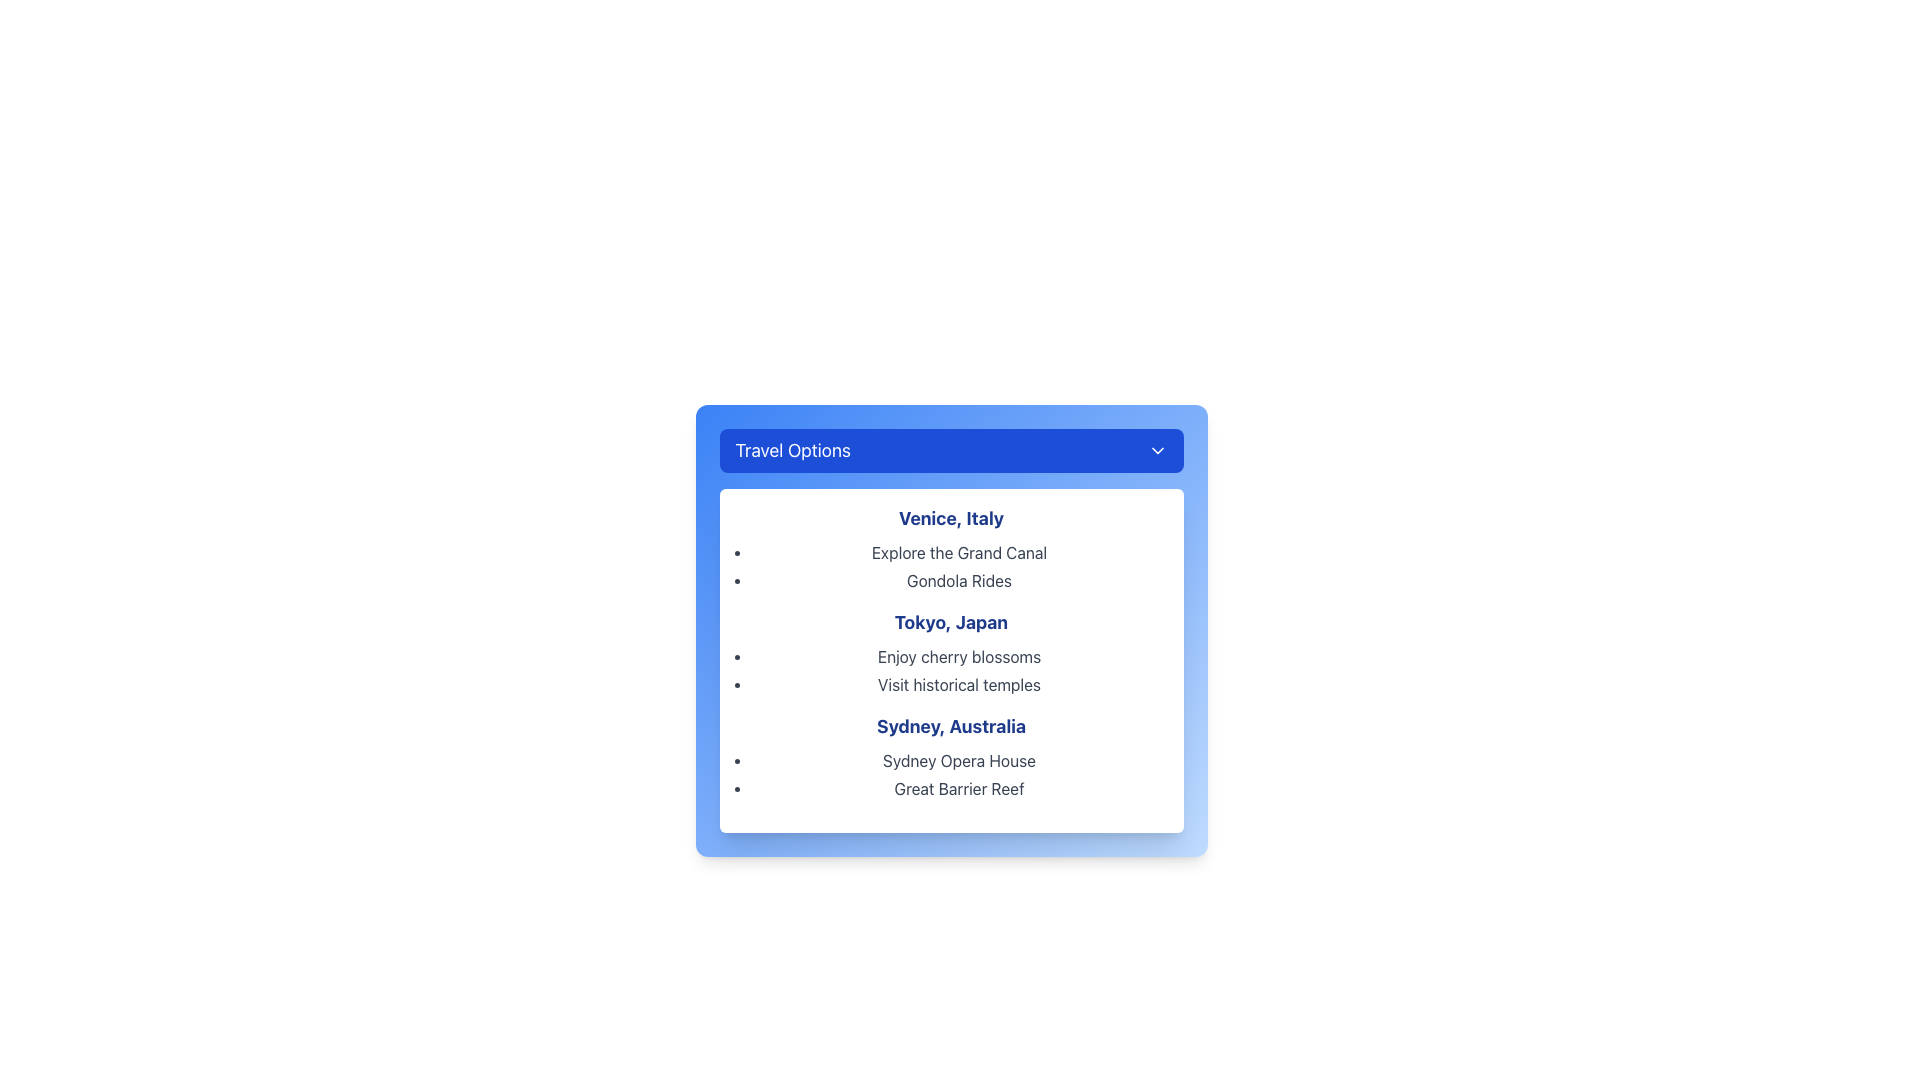 This screenshot has width=1920, height=1080. What do you see at coordinates (958, 774) in the screenshot?
I see `the 'Sydney Opera House' and 'Great Barrier Reef' attraction names in the bulleted list located below the 'Sydney, Australia' heading` at bounding box center [958, 774].